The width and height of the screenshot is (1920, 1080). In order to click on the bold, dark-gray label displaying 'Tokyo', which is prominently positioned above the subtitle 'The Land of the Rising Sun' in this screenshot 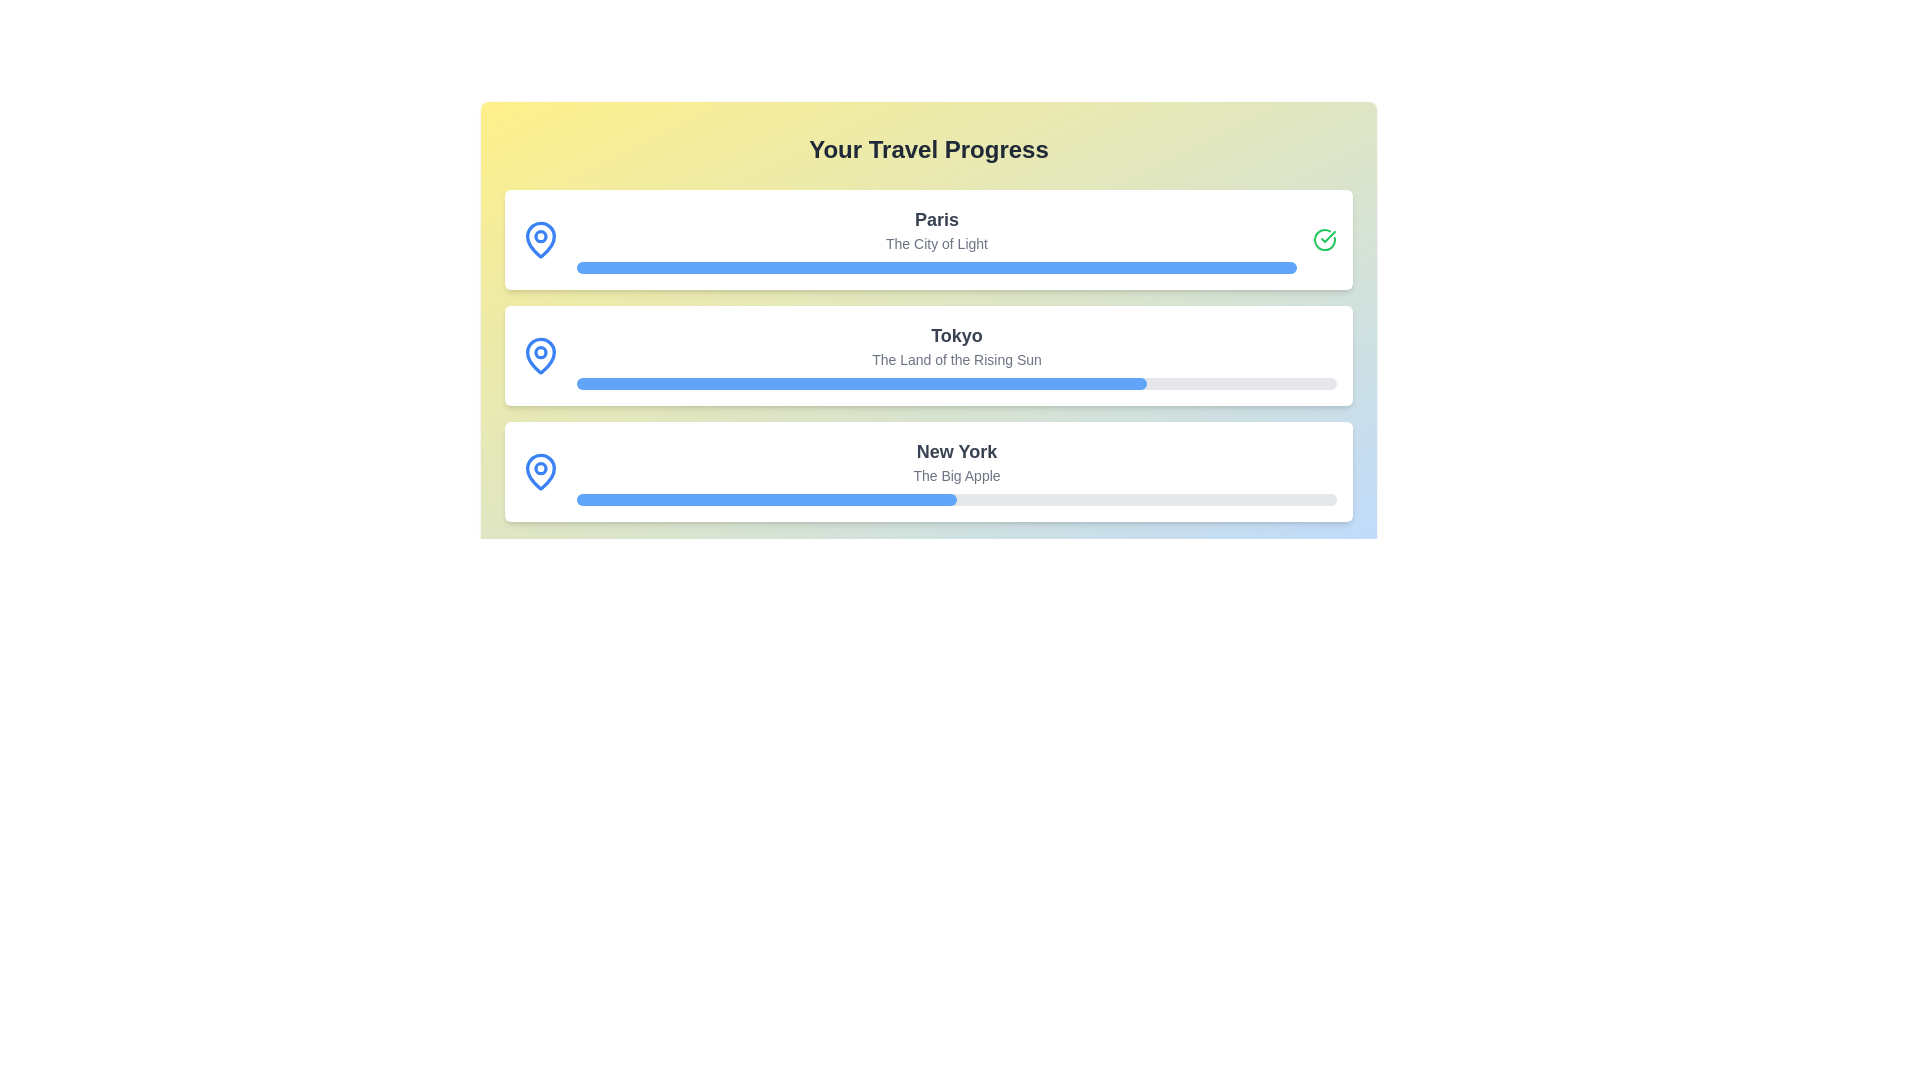, I will do `click(955, 334)`.